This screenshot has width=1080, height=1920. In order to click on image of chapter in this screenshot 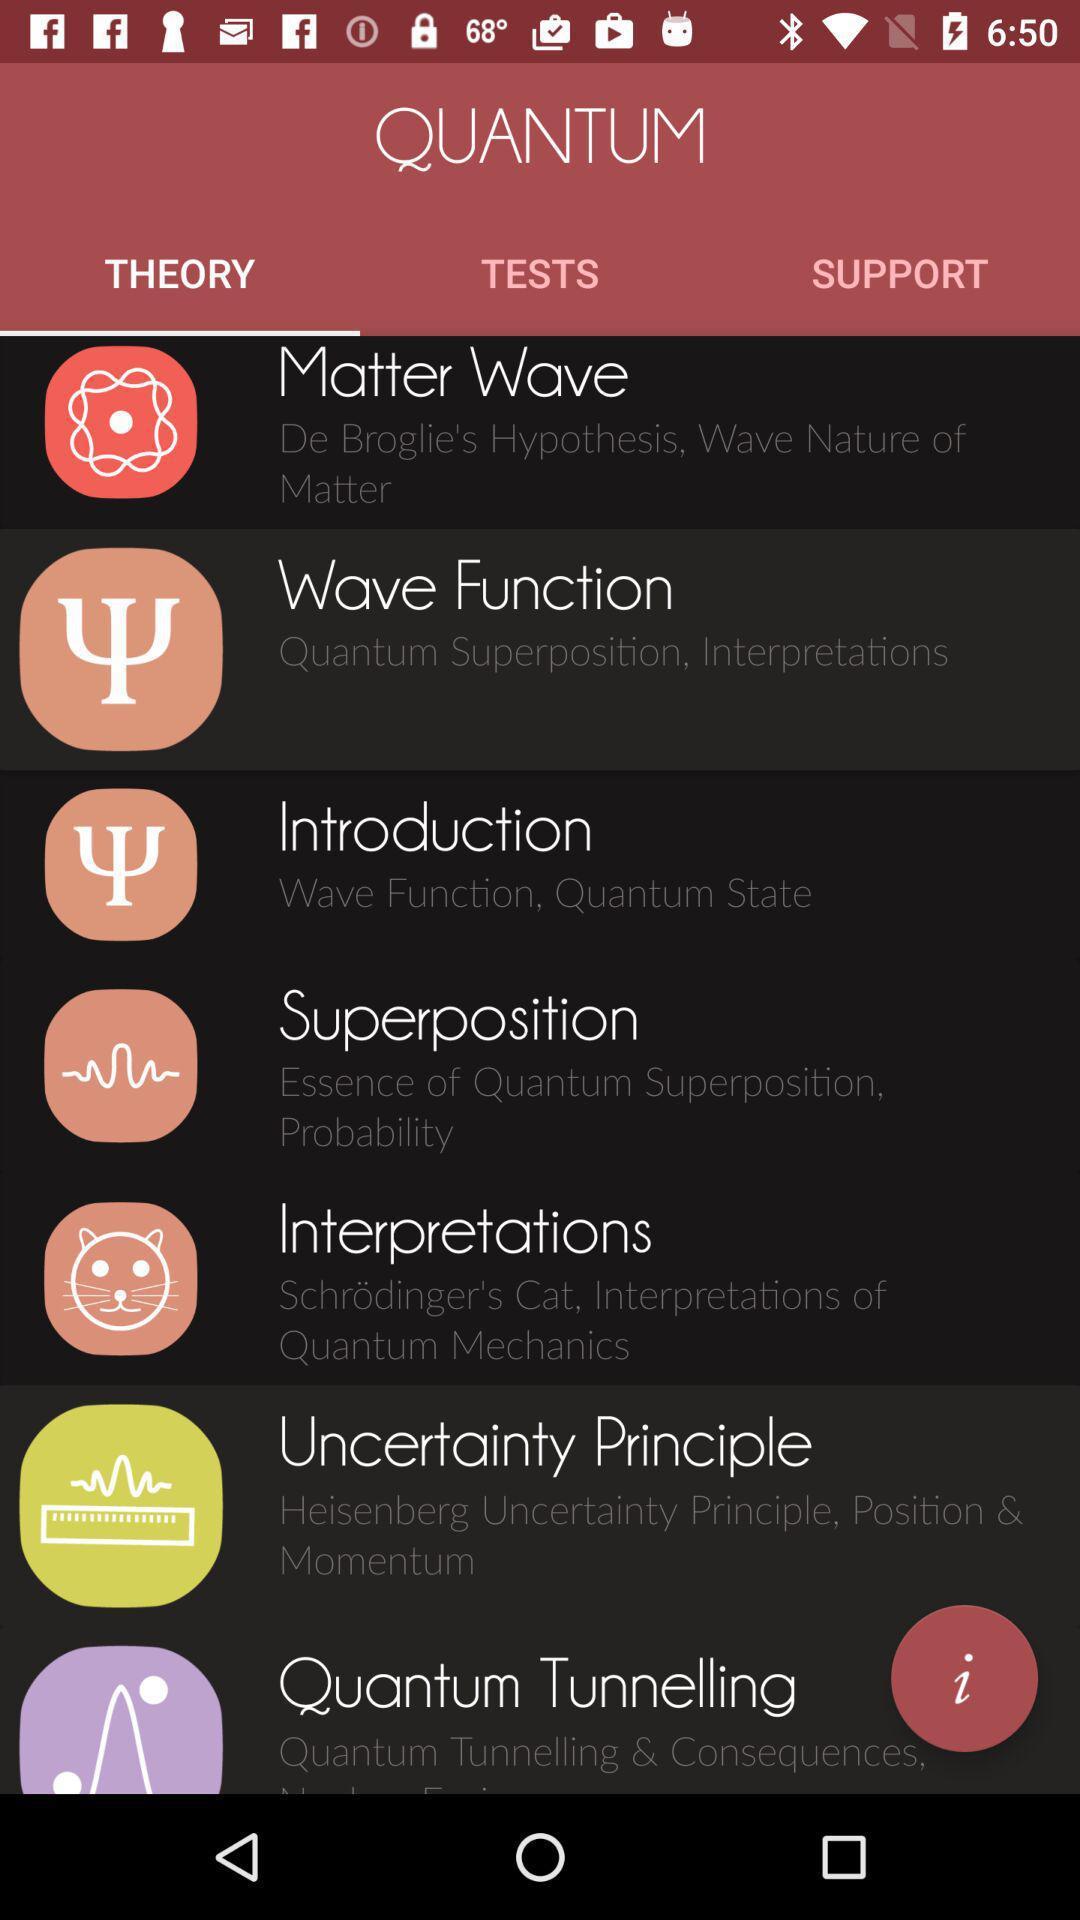, I will do `click(120, 1277)`.